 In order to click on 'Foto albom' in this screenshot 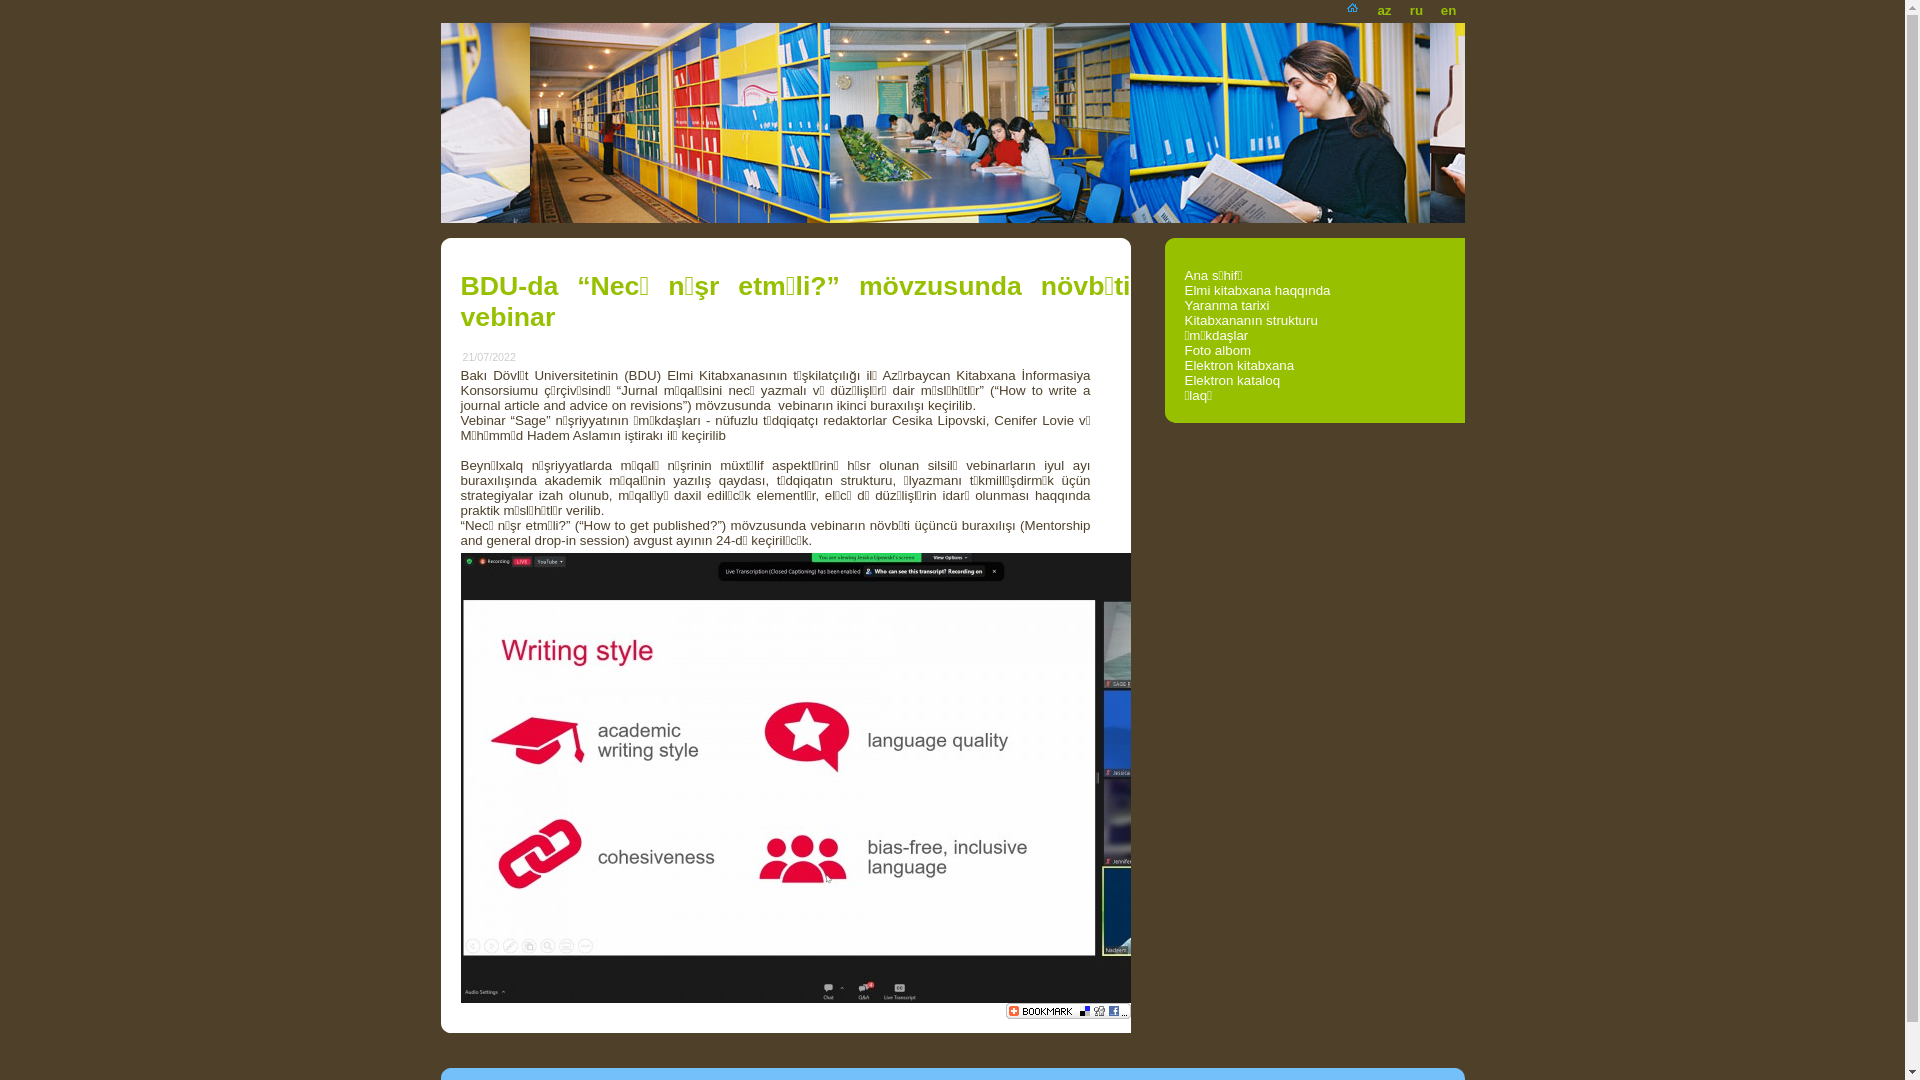, I will do `click(1184, 349)`.